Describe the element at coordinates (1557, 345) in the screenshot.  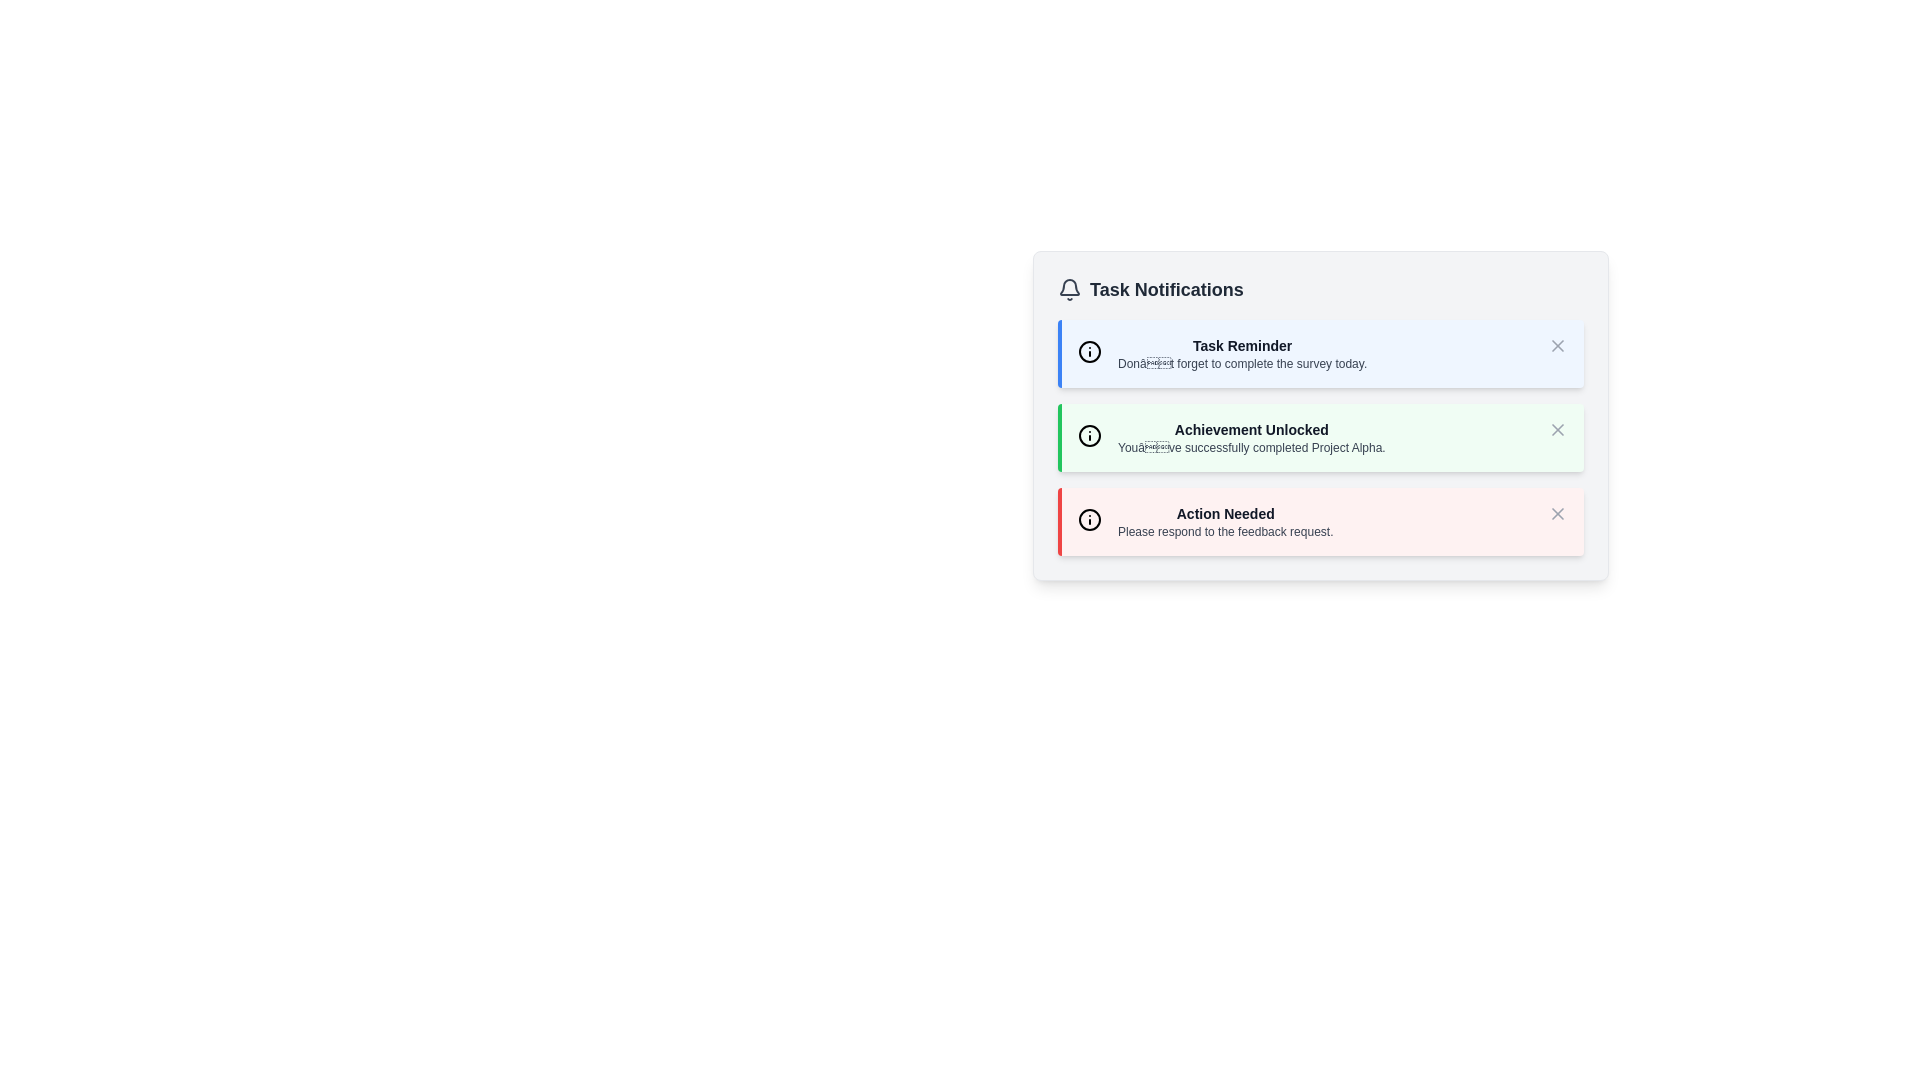
I see `the dismissal button located in the top-right corner of the 'Task Reminder' notification card` at that location.